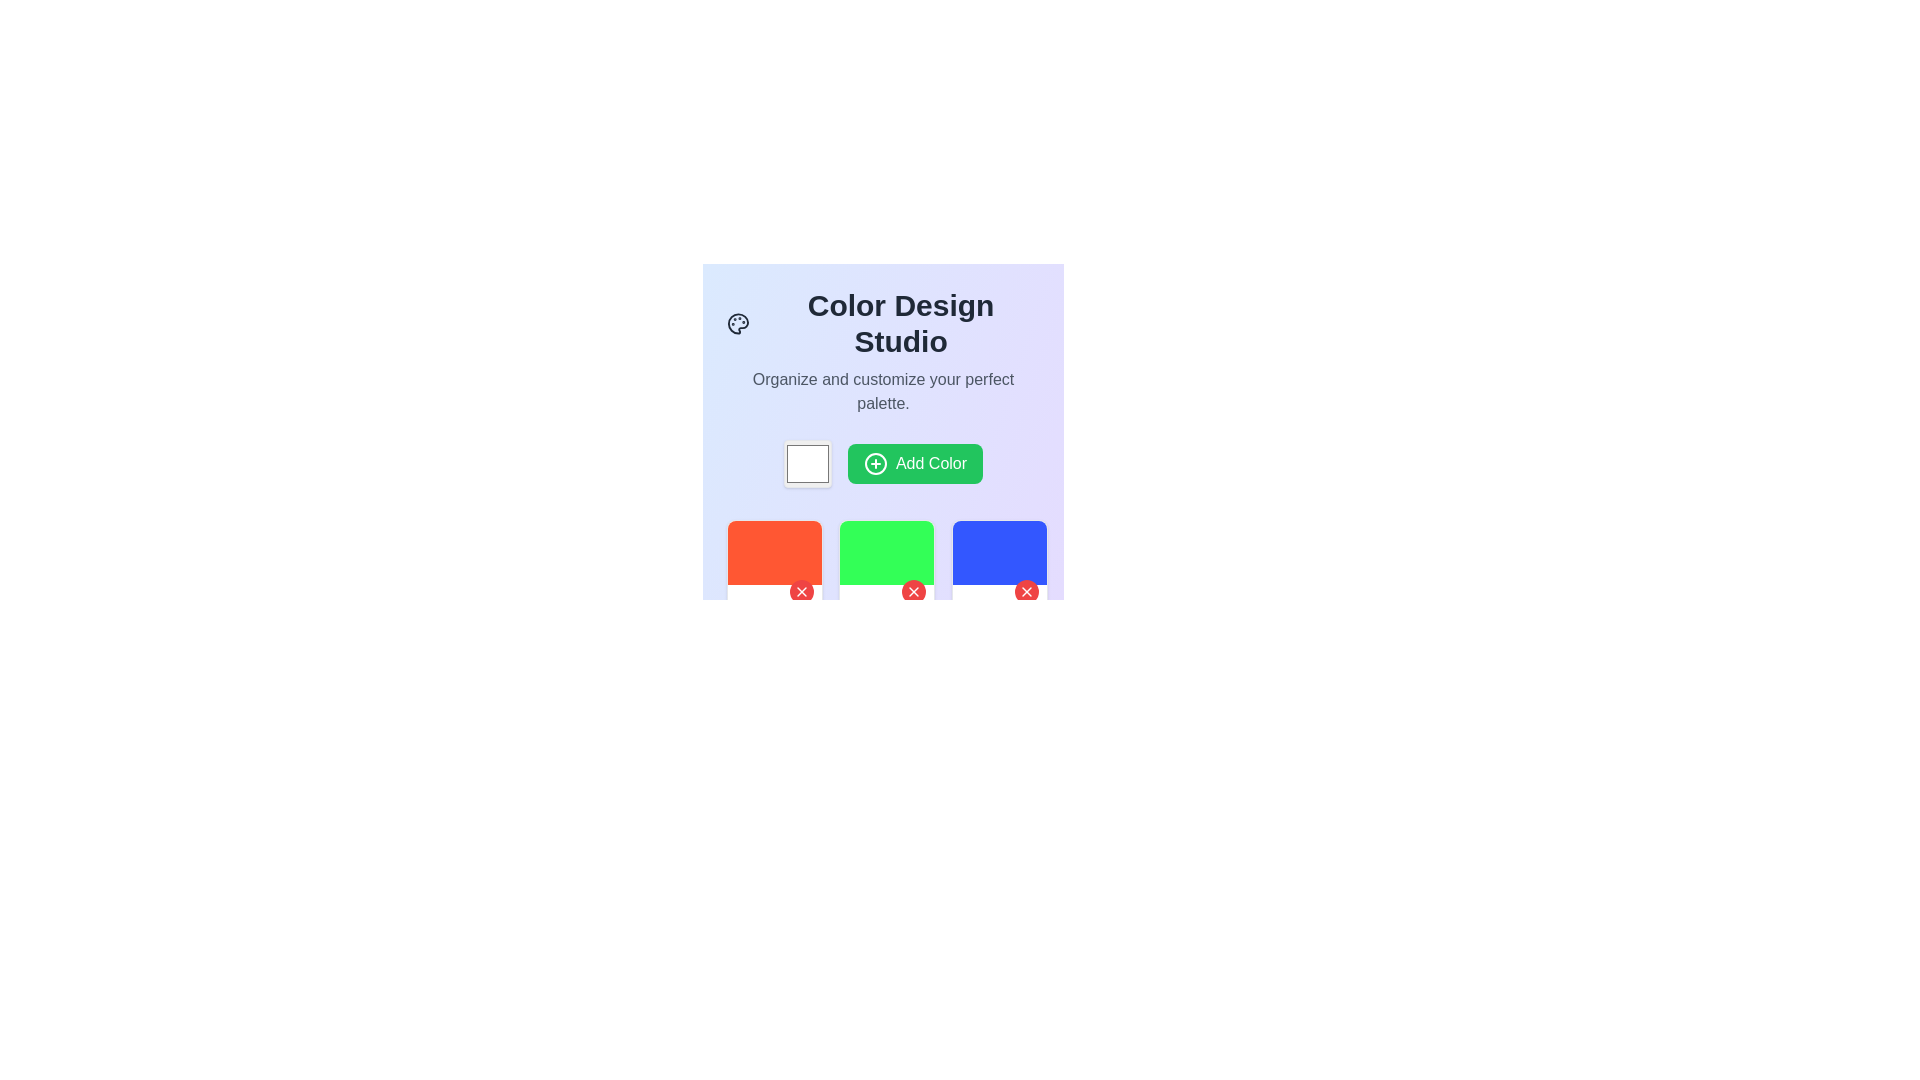 This screenshot has height=1080, width=1920. I want to click on the decorative icon representing the color palette in the header section of the 'Color Design Studio' interface to interact with its associated functionality, so click(737, 323).